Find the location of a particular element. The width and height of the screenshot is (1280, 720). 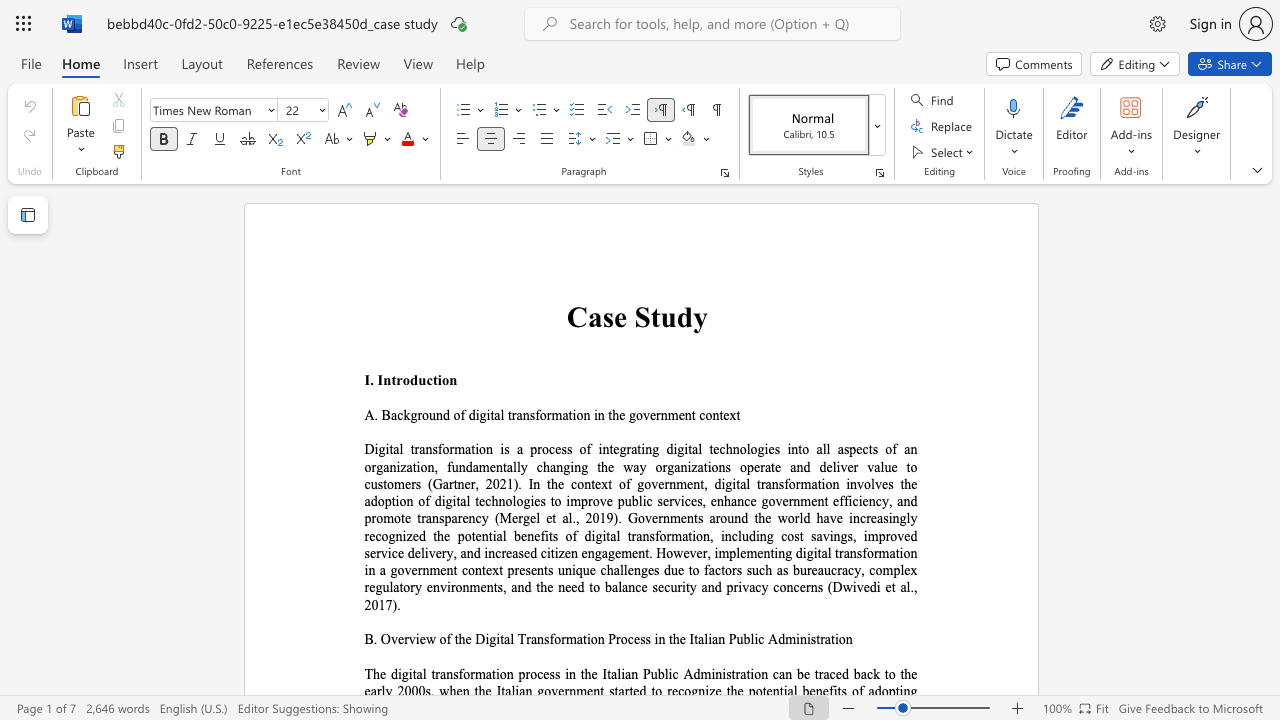

the subset text "igital Transformation Process in the Italian Public Administr" within the text "B. Overview of the Digital Transformation Process in the Italian Public Administration" is located at coordinates (485, 639).